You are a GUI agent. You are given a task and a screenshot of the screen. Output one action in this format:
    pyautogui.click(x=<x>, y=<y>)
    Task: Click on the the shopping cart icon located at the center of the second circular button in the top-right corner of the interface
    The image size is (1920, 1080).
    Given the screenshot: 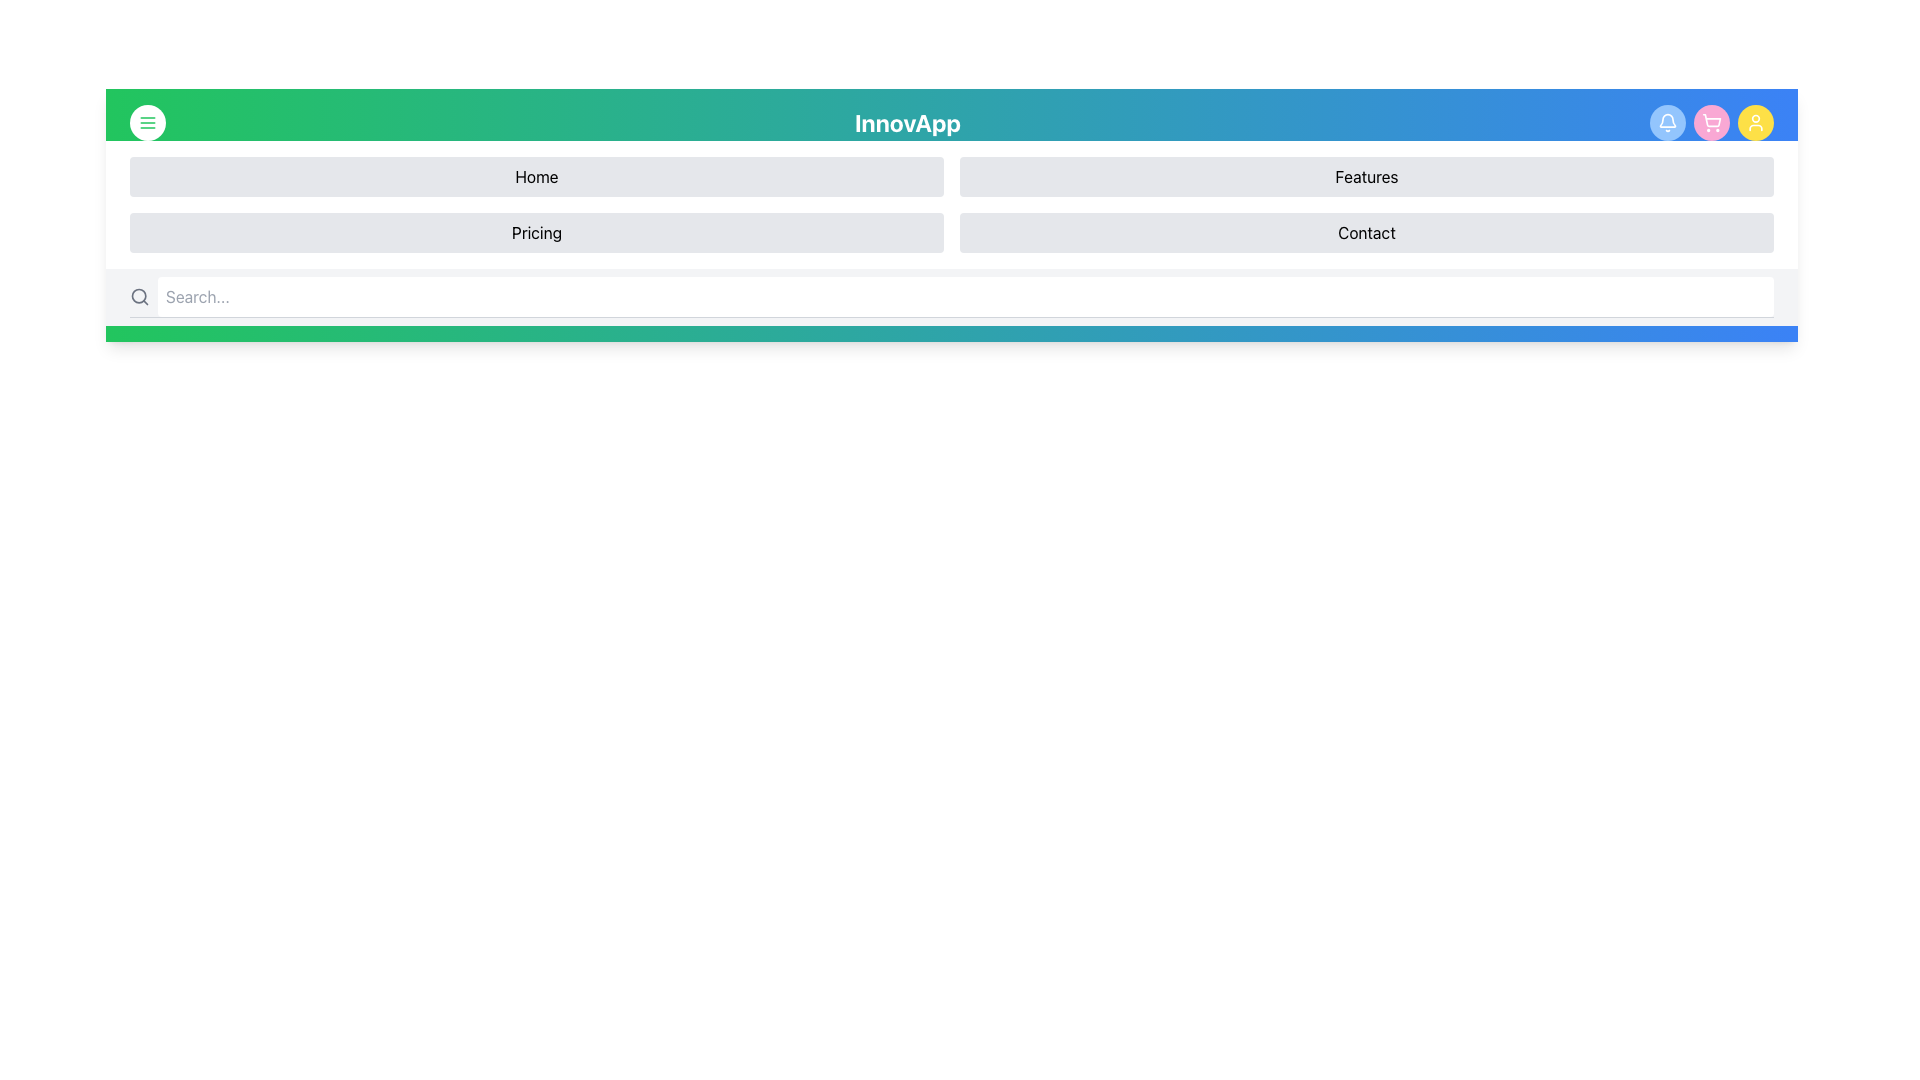 What is the action you would take?
    pyautogui.click(x=1711, y=123)
    